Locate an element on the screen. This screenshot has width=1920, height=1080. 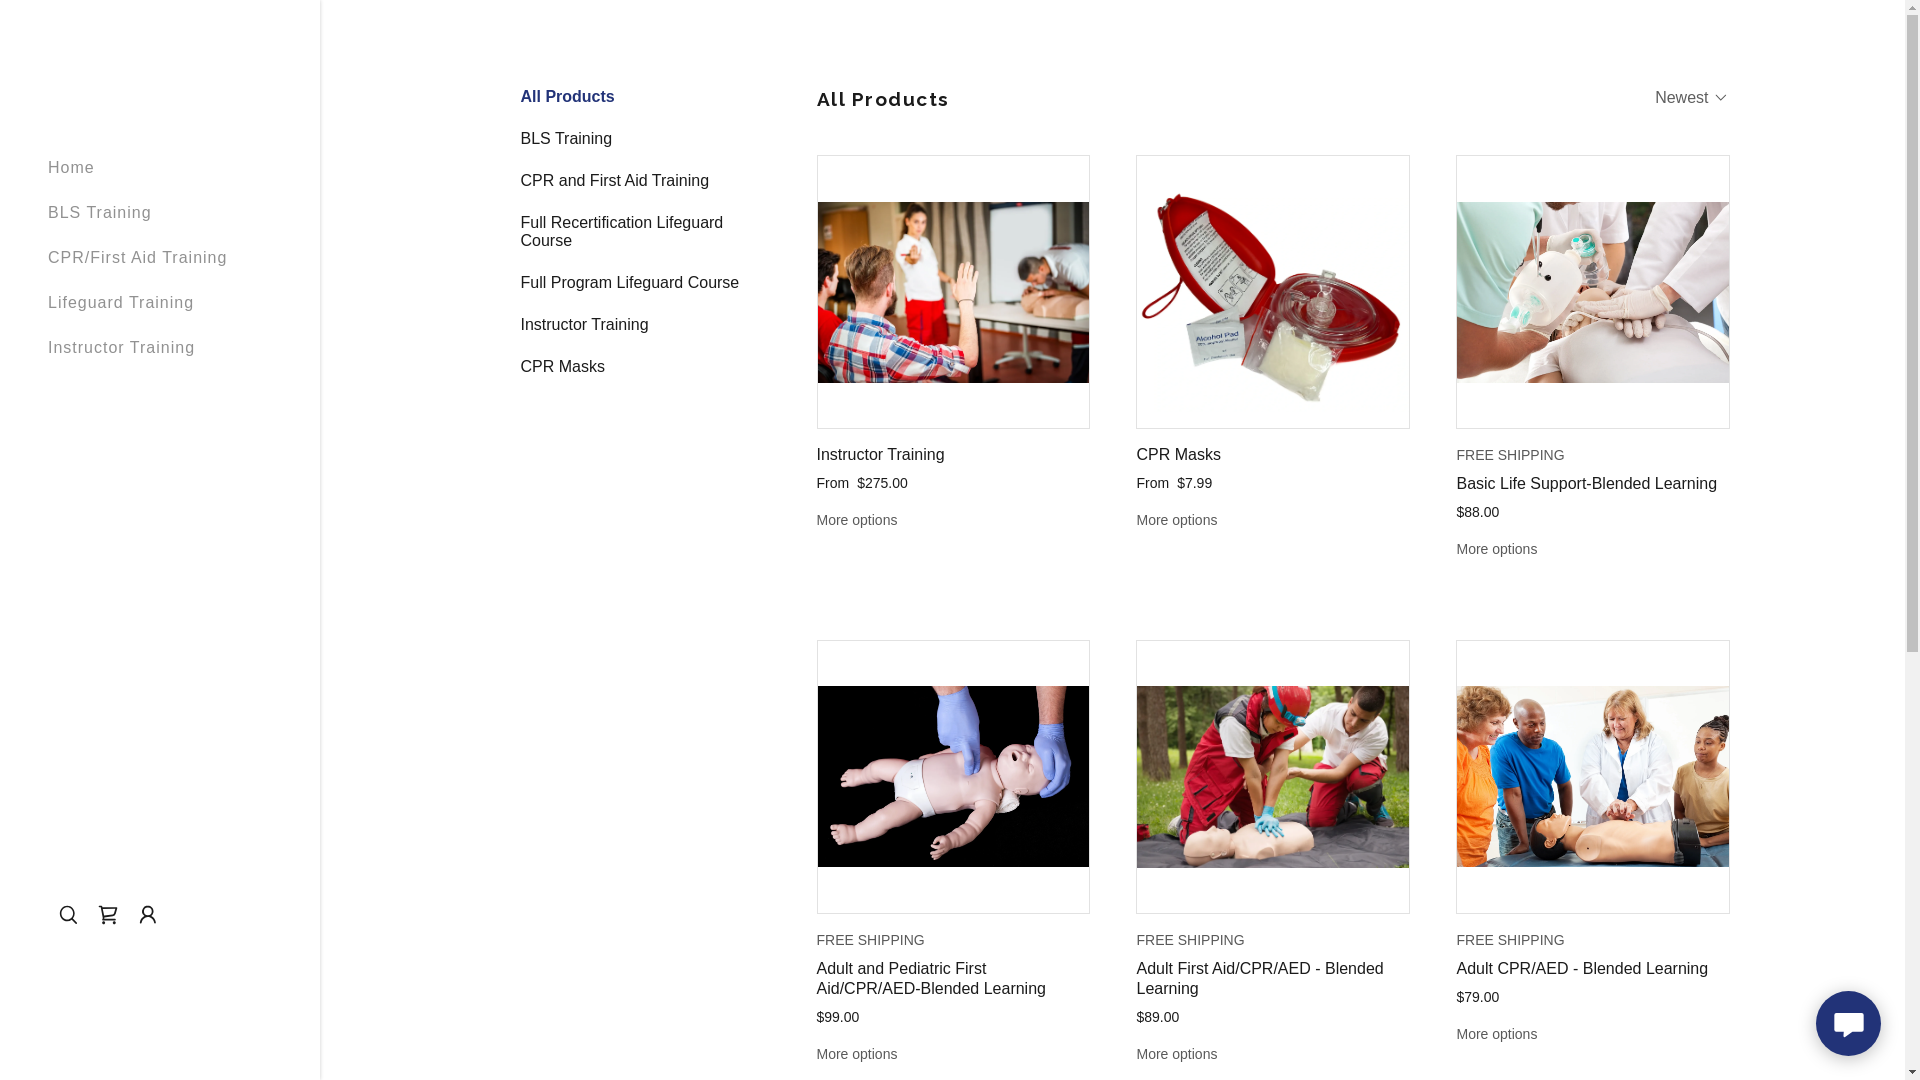
'Instructor Training' is located at coordinates (120, 346).